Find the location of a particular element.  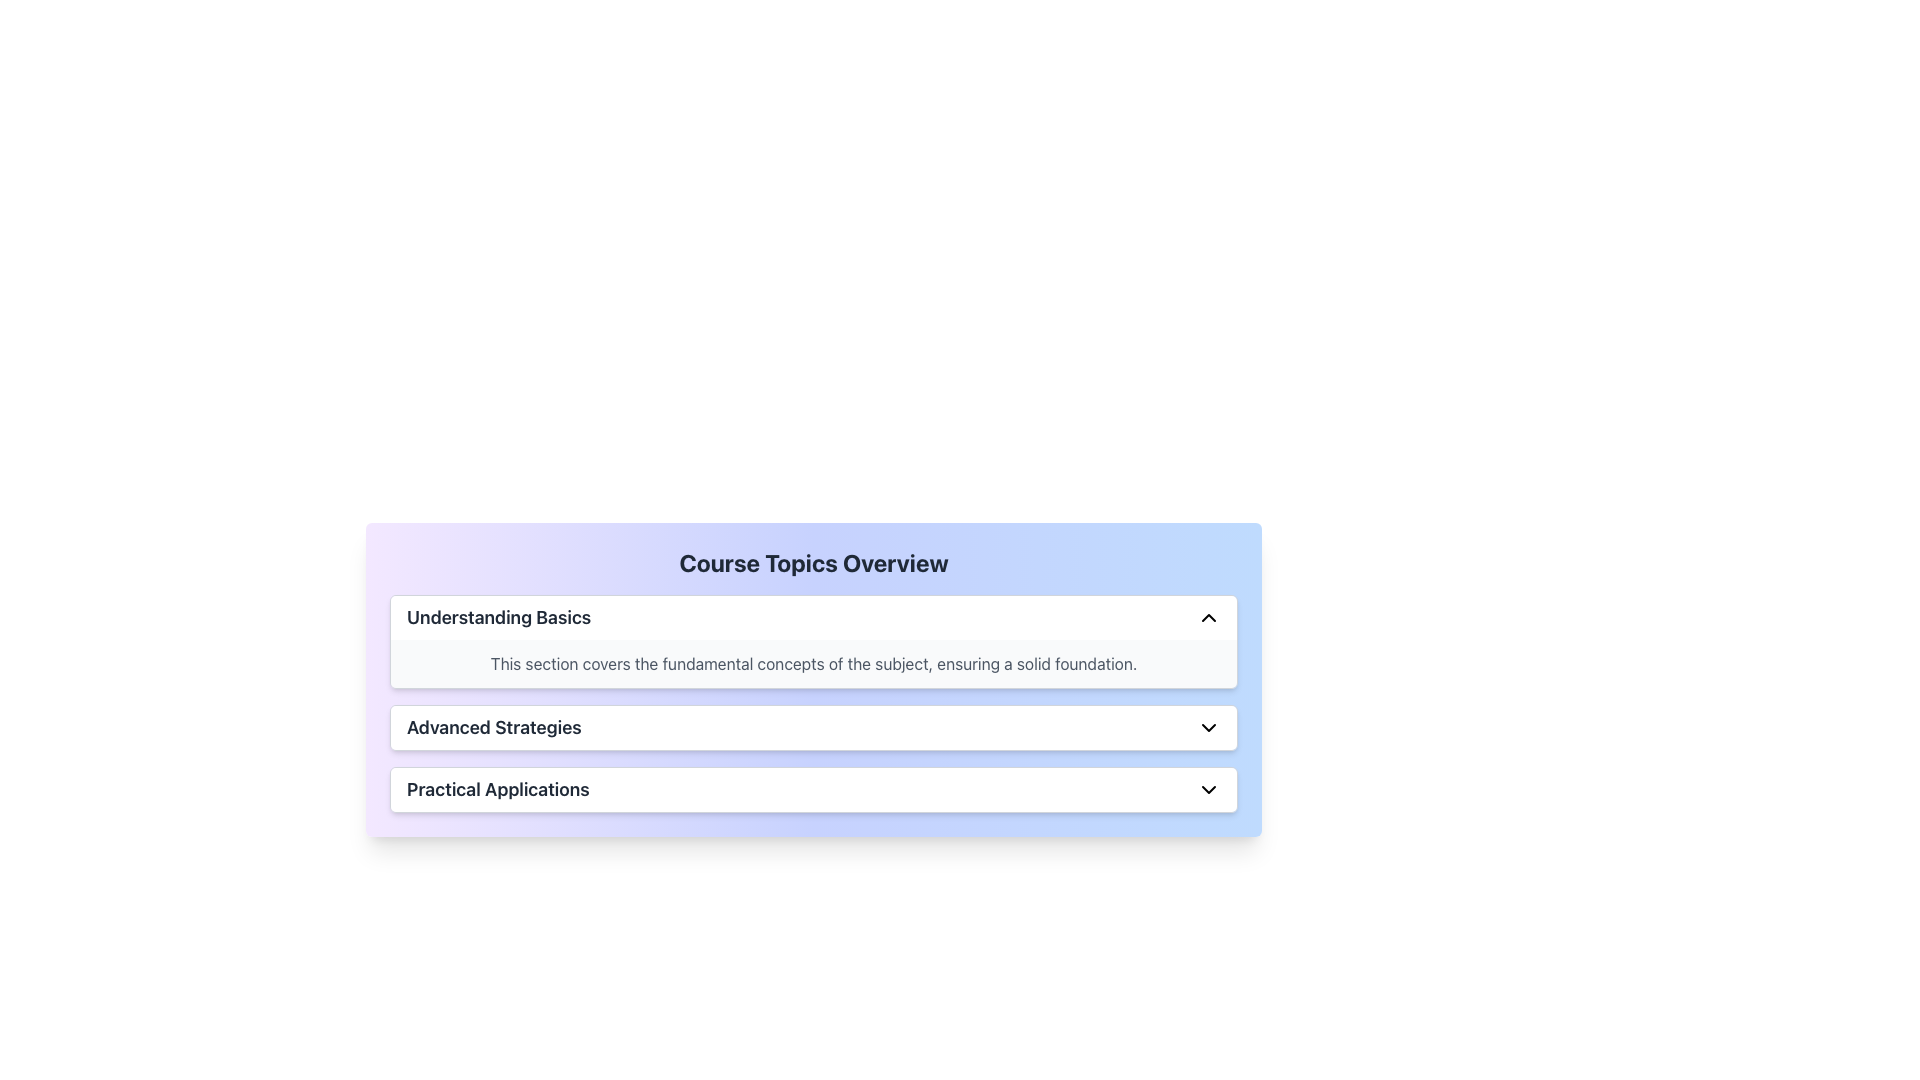

the 'Practical Applications' text label, which serves as the title for its section in the collapsible menu is located at coordinates (498, 789).